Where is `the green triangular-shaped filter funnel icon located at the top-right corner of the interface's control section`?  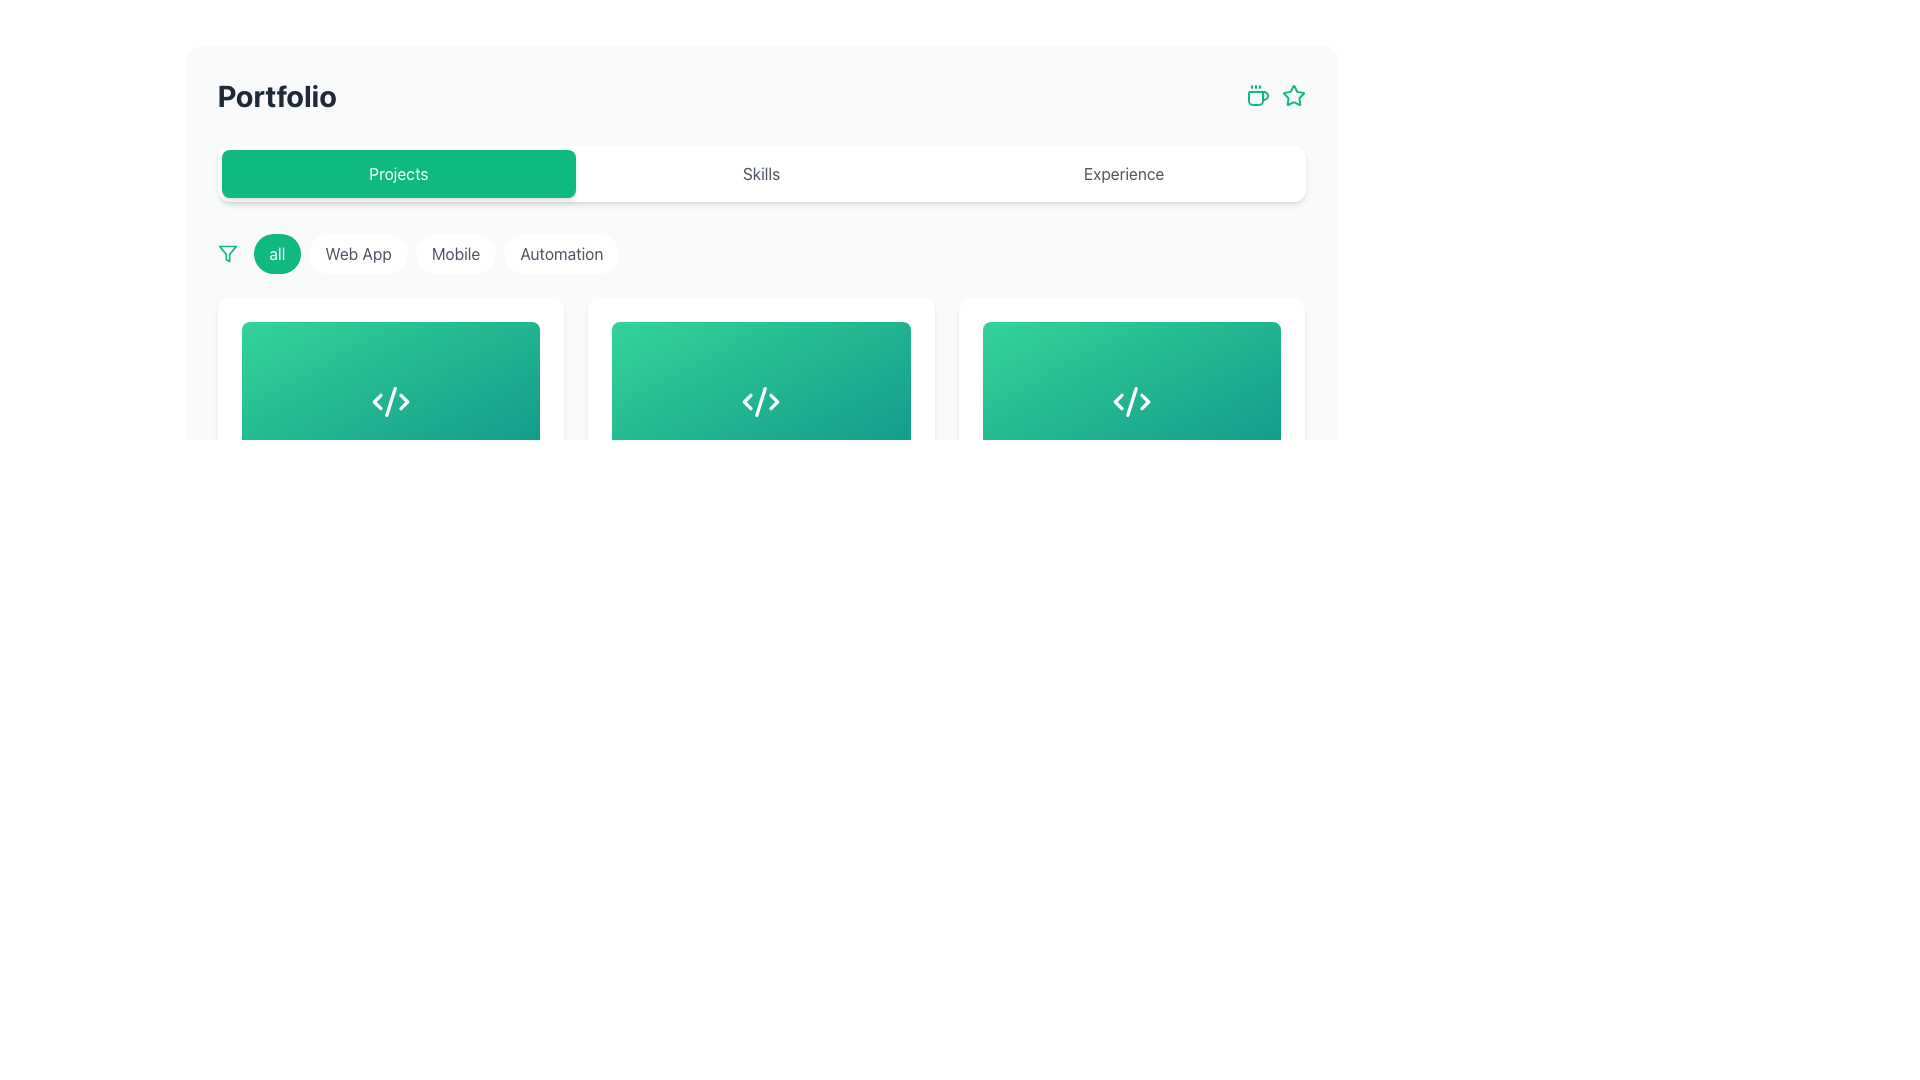
the green triangular-shaped filter funnel icon located at the top-right corner of the interface's control section is located at coordinates (227, 253).